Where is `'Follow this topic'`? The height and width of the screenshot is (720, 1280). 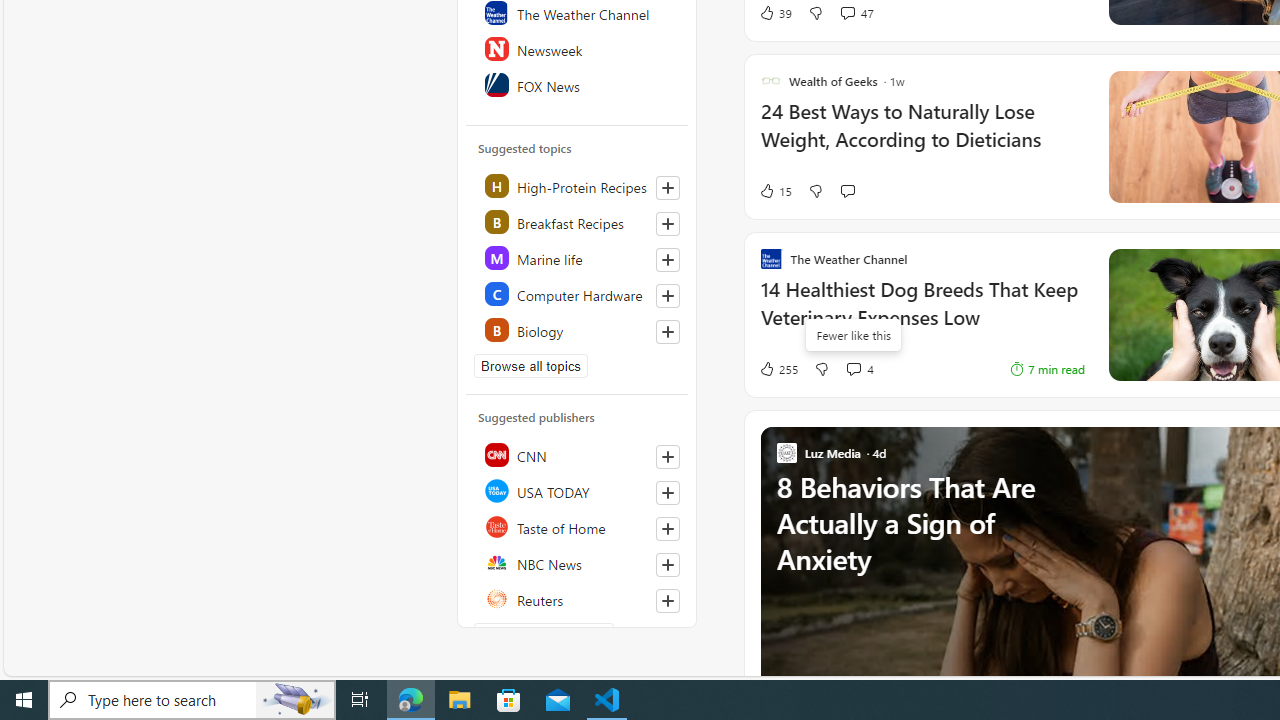
'Follow this topic' is located at coordinates (668, 330).